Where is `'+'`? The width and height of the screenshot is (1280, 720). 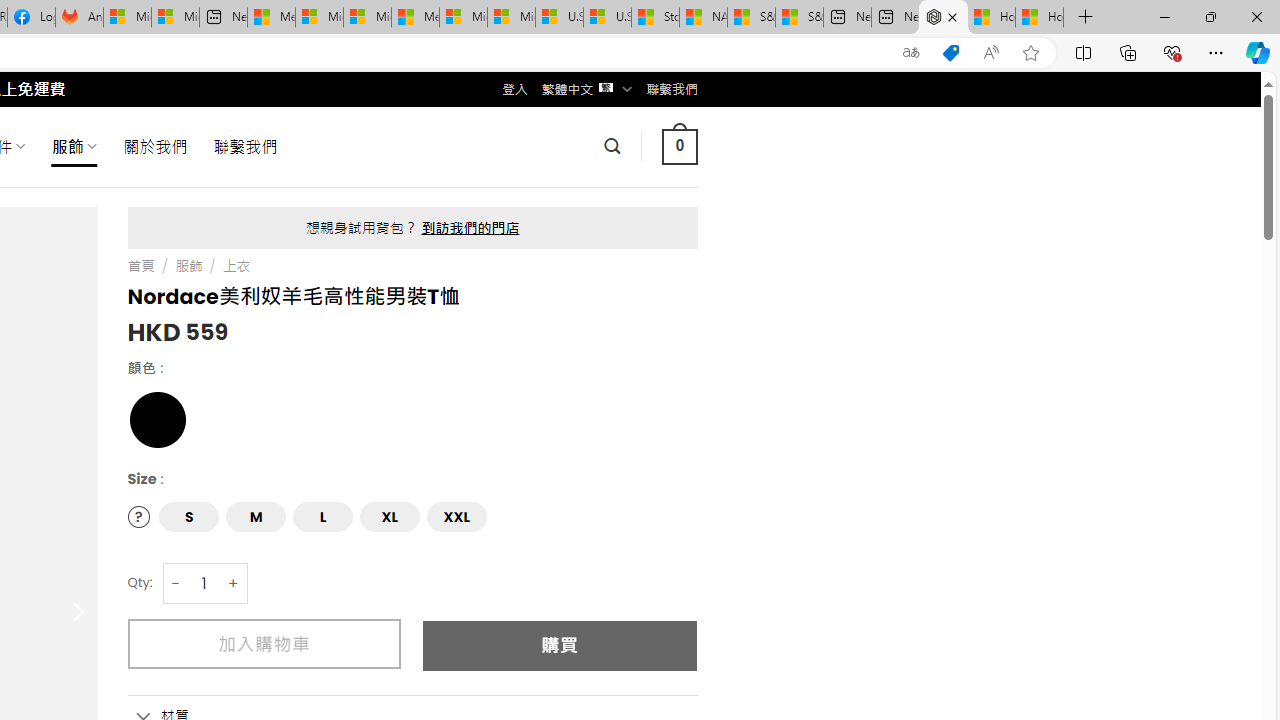 '+' is located at coordinates (234, 583).